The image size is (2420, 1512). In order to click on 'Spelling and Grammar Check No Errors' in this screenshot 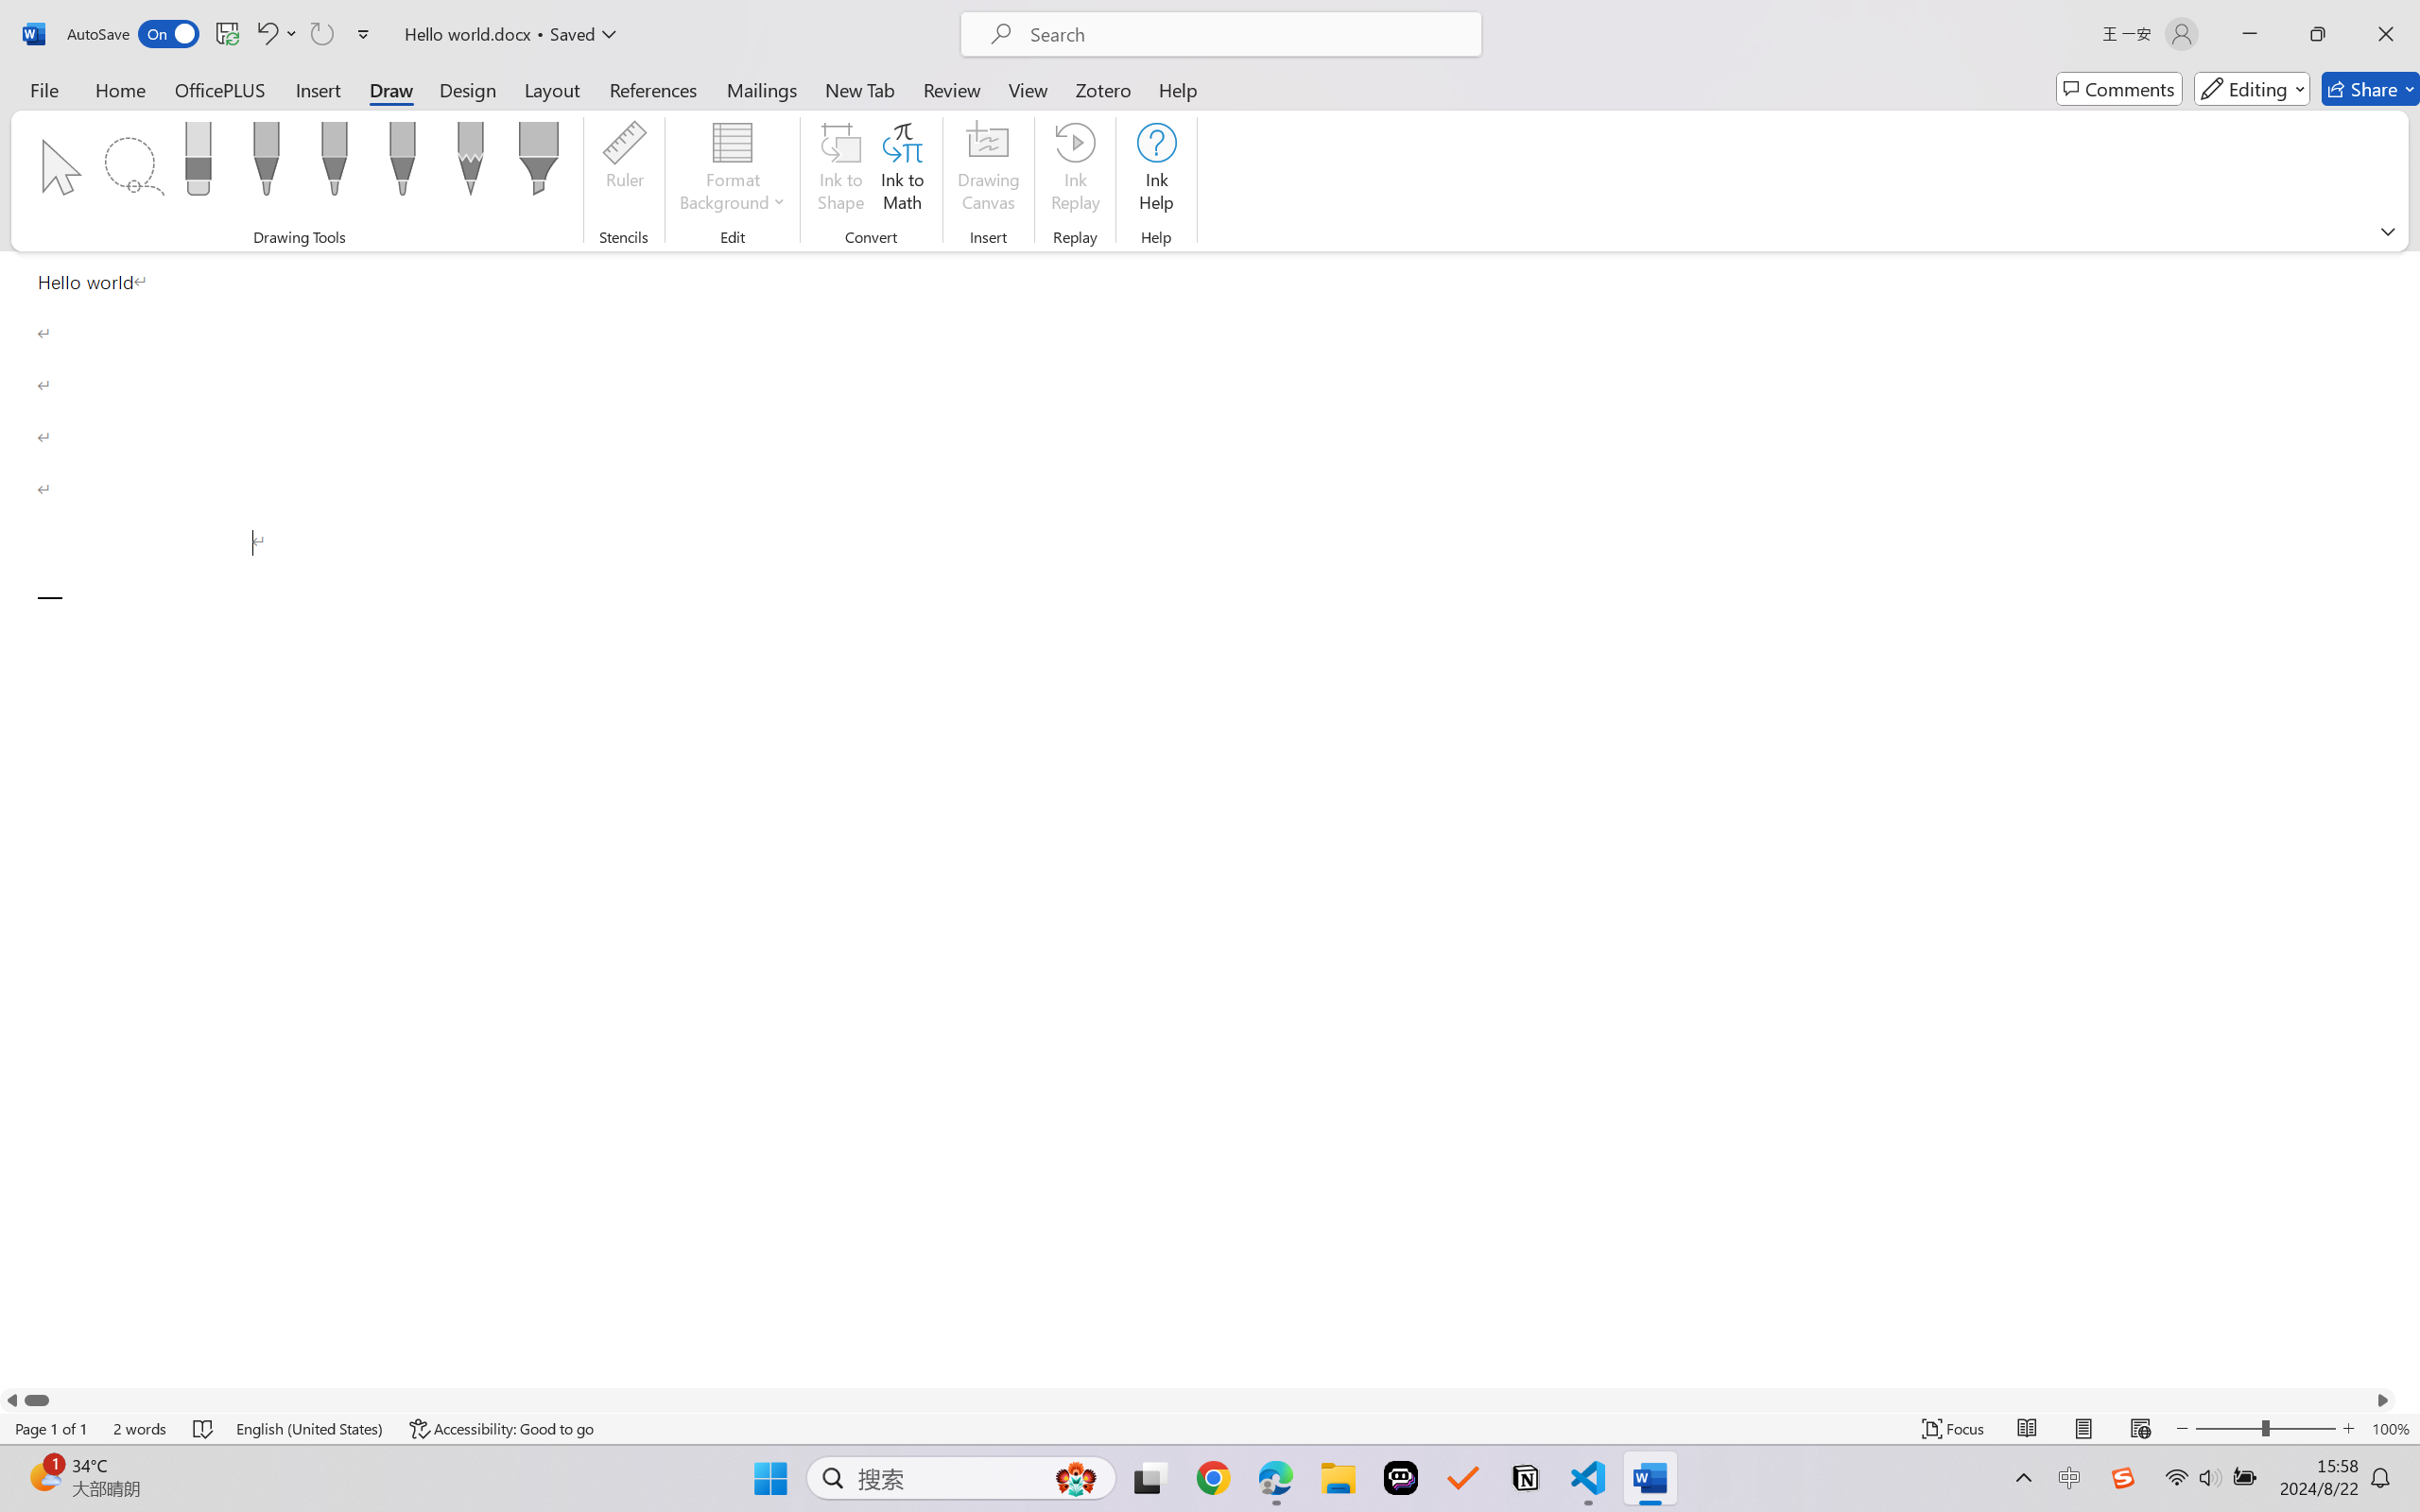, I will do `click(203, 1428)`.